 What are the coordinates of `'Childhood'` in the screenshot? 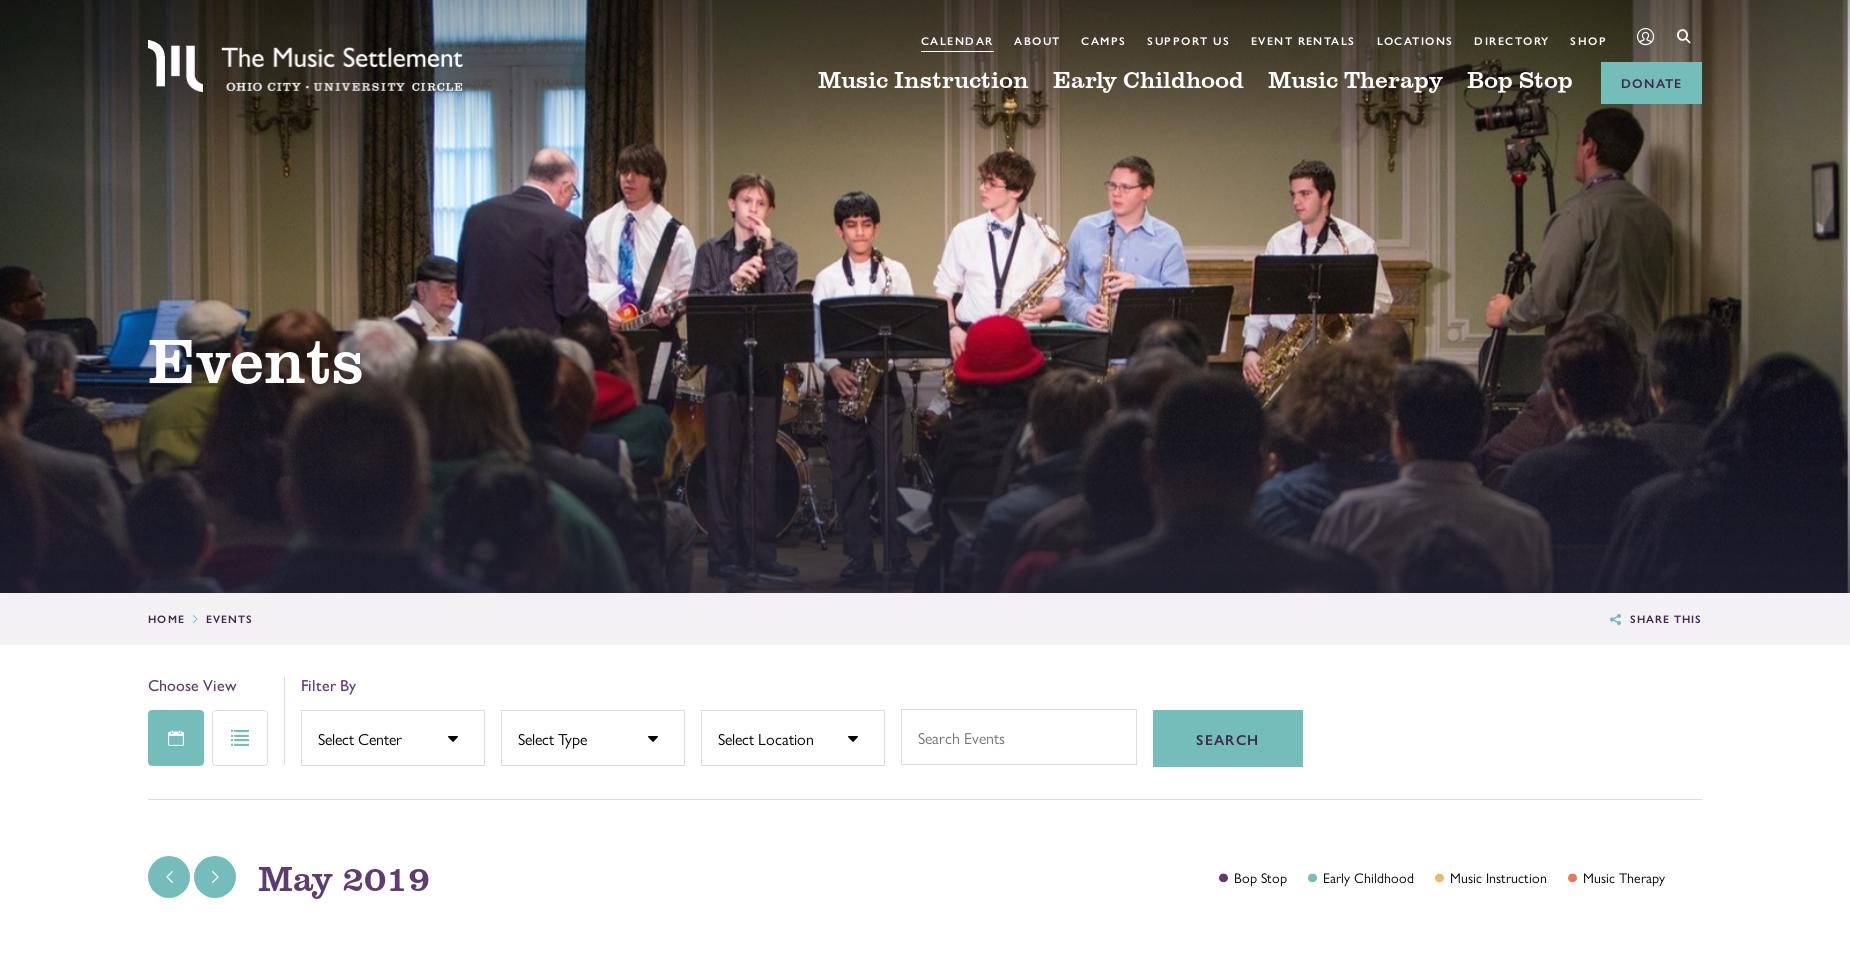 It's located at (1380, 876).